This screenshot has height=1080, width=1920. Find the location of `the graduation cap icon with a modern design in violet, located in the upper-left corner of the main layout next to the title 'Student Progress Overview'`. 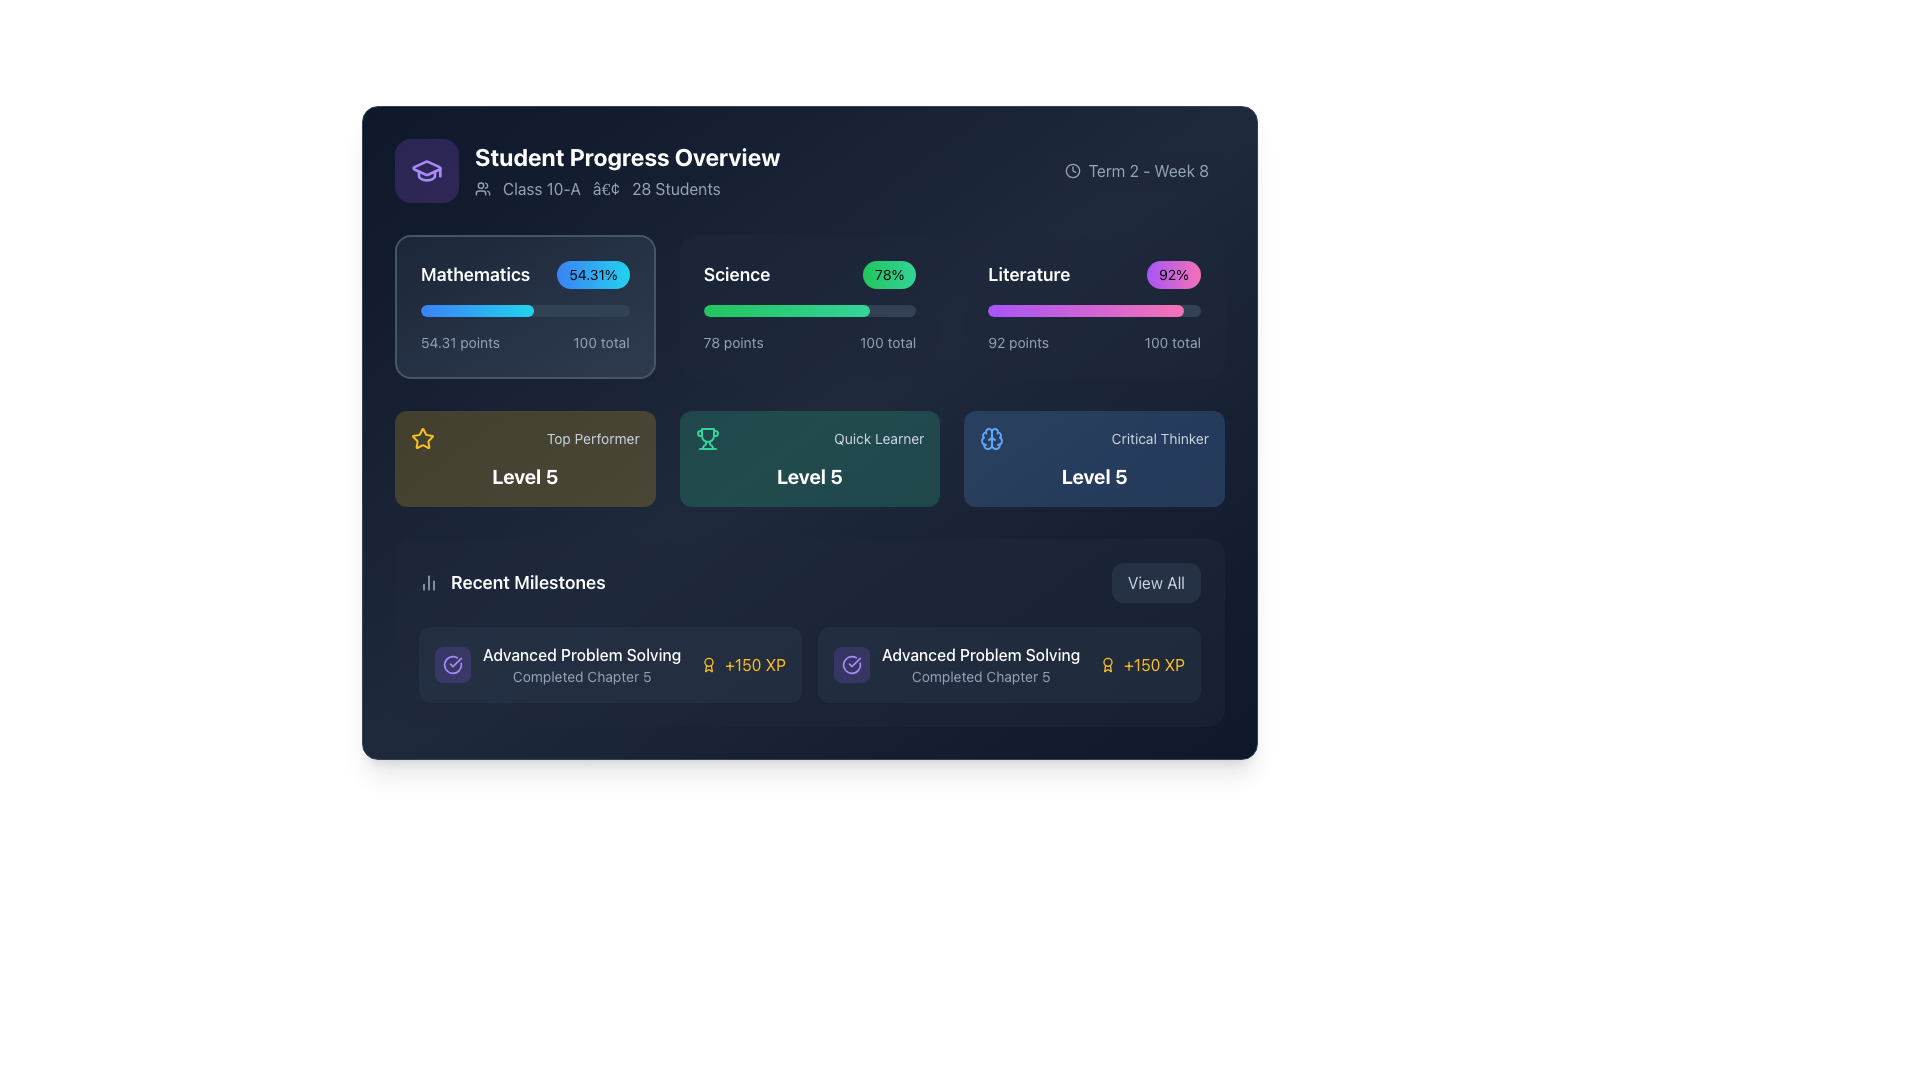

the graduation cap icon with a modern design in violet, located in the upper-left corner of the main layout next to the title 'Student Progress Overview' is located at coordinates (426, 169).